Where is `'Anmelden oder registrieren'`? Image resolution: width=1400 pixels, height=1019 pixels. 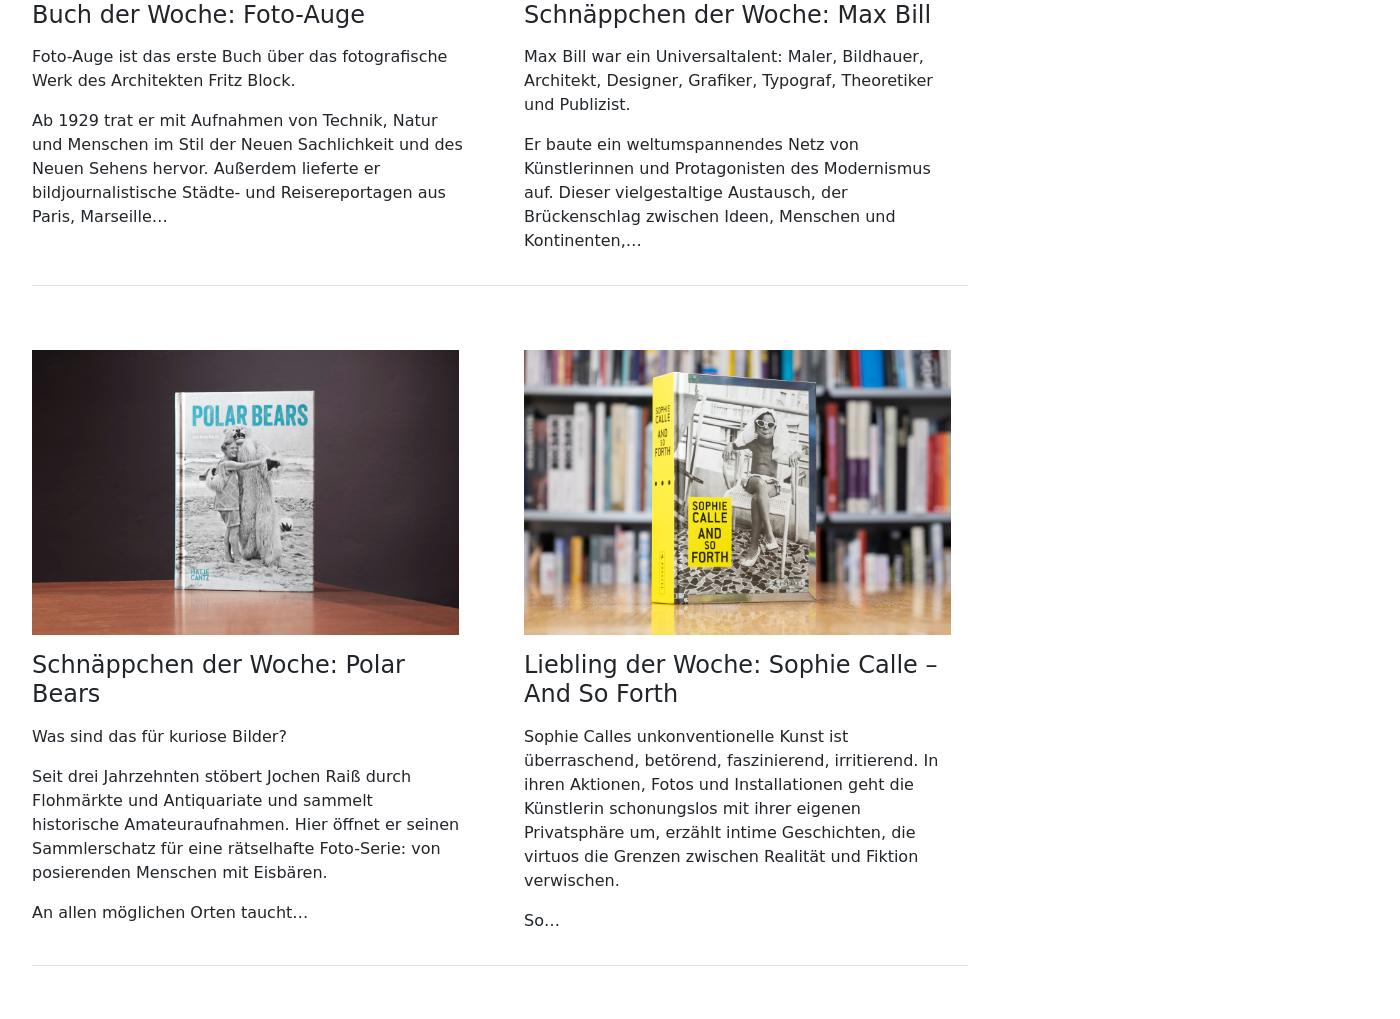 'Anmelden oder registrieren' is located at coordinates (387, 39).